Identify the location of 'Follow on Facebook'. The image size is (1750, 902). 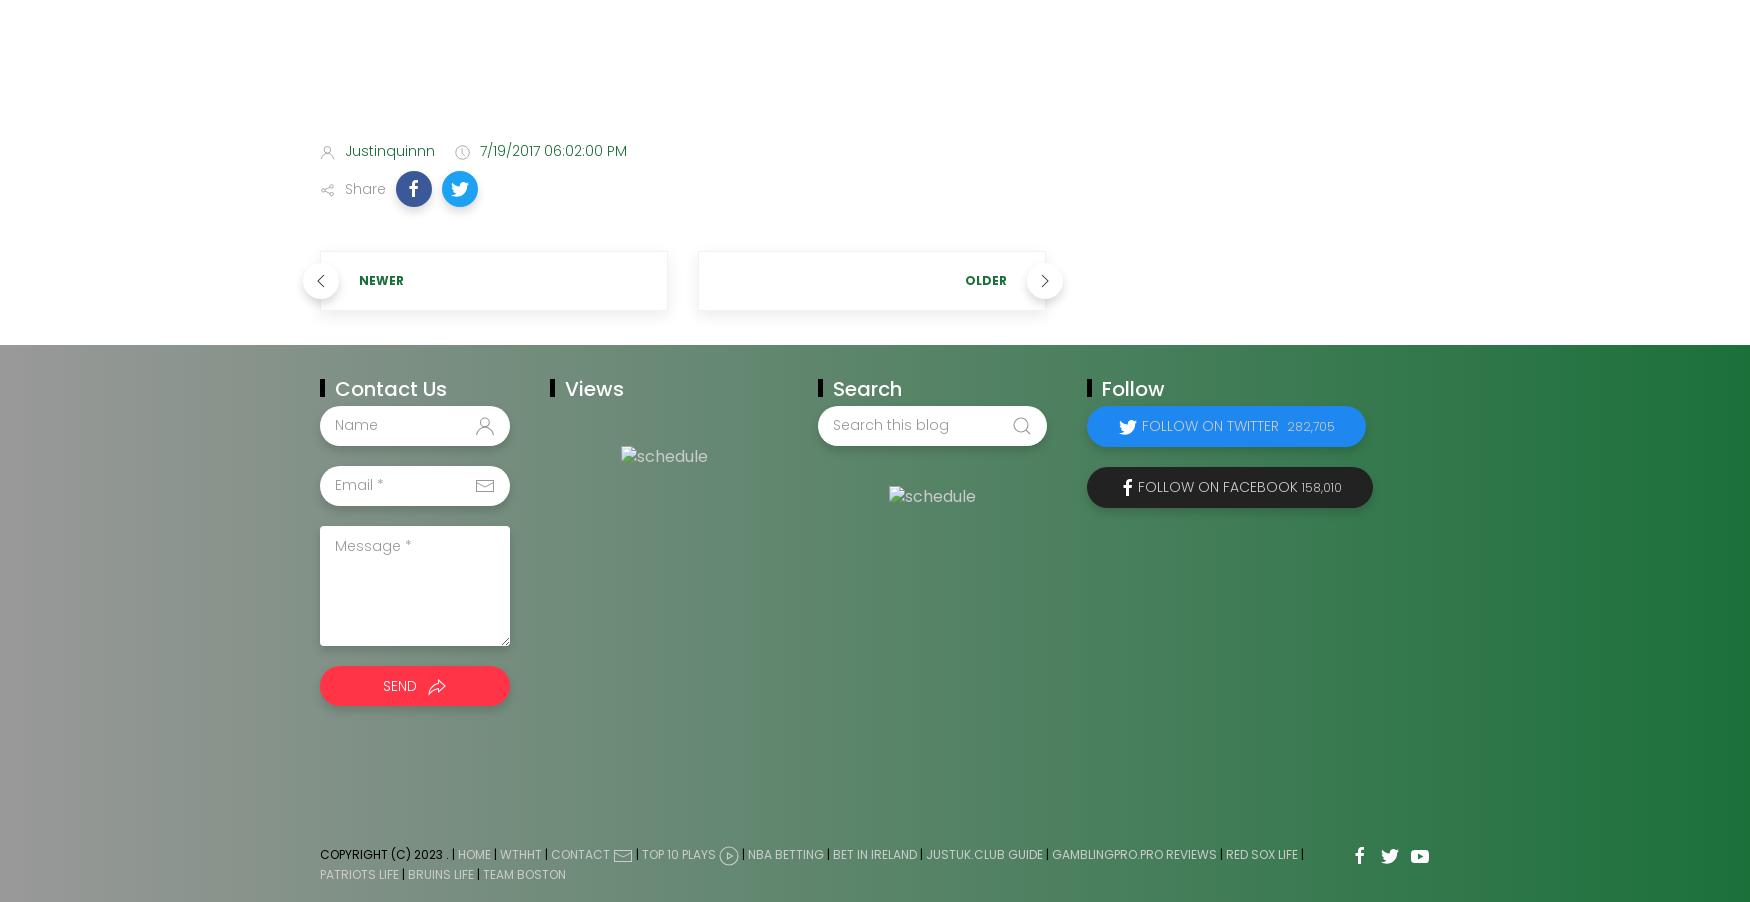
(1135, 484).